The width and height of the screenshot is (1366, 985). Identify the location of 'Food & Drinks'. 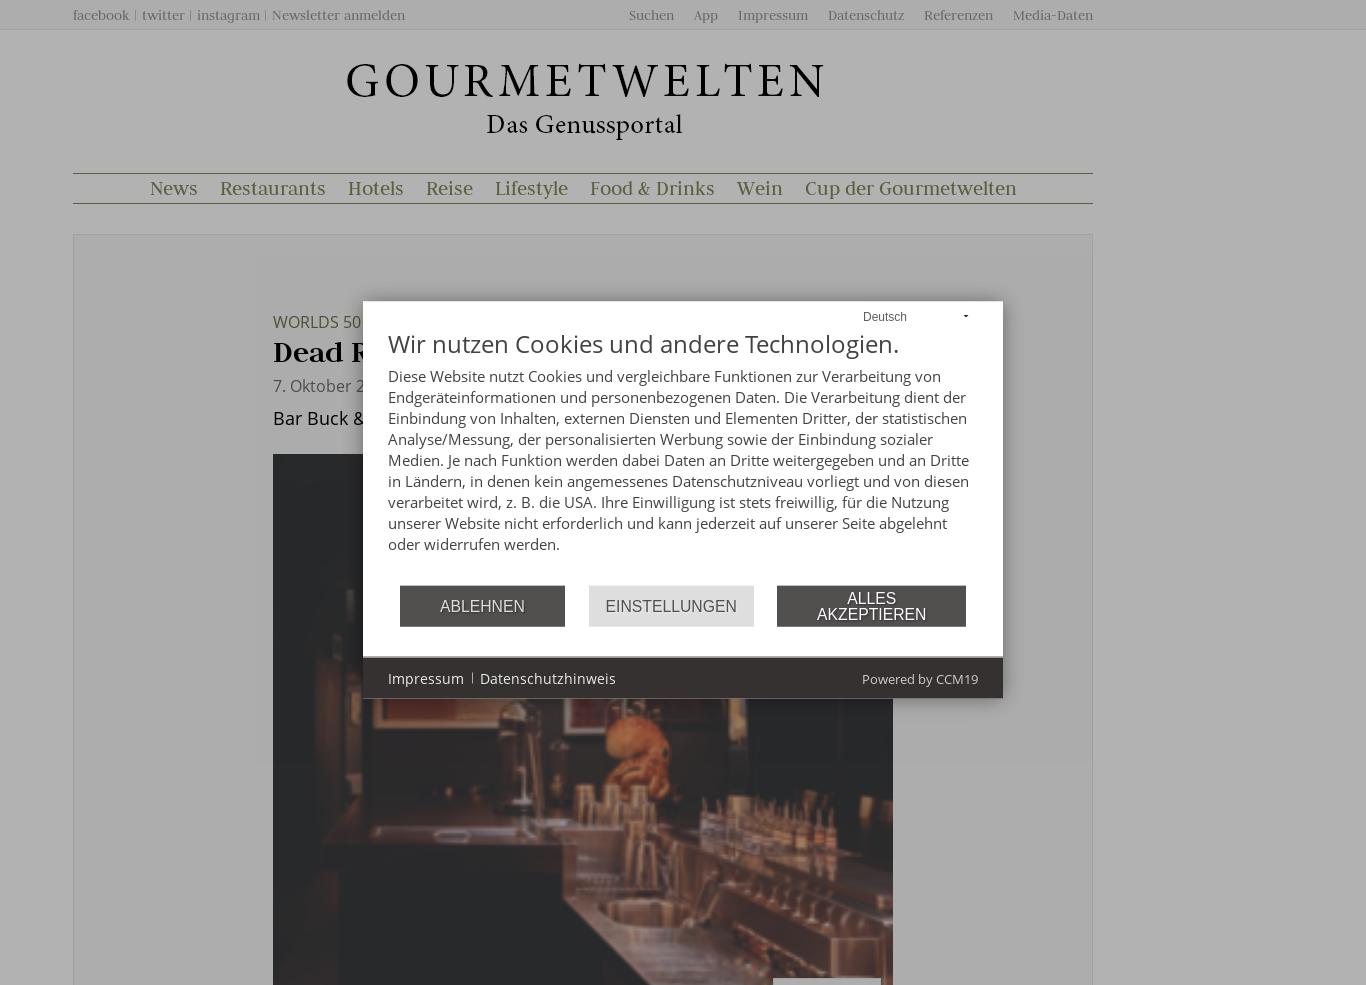
(650, 188).